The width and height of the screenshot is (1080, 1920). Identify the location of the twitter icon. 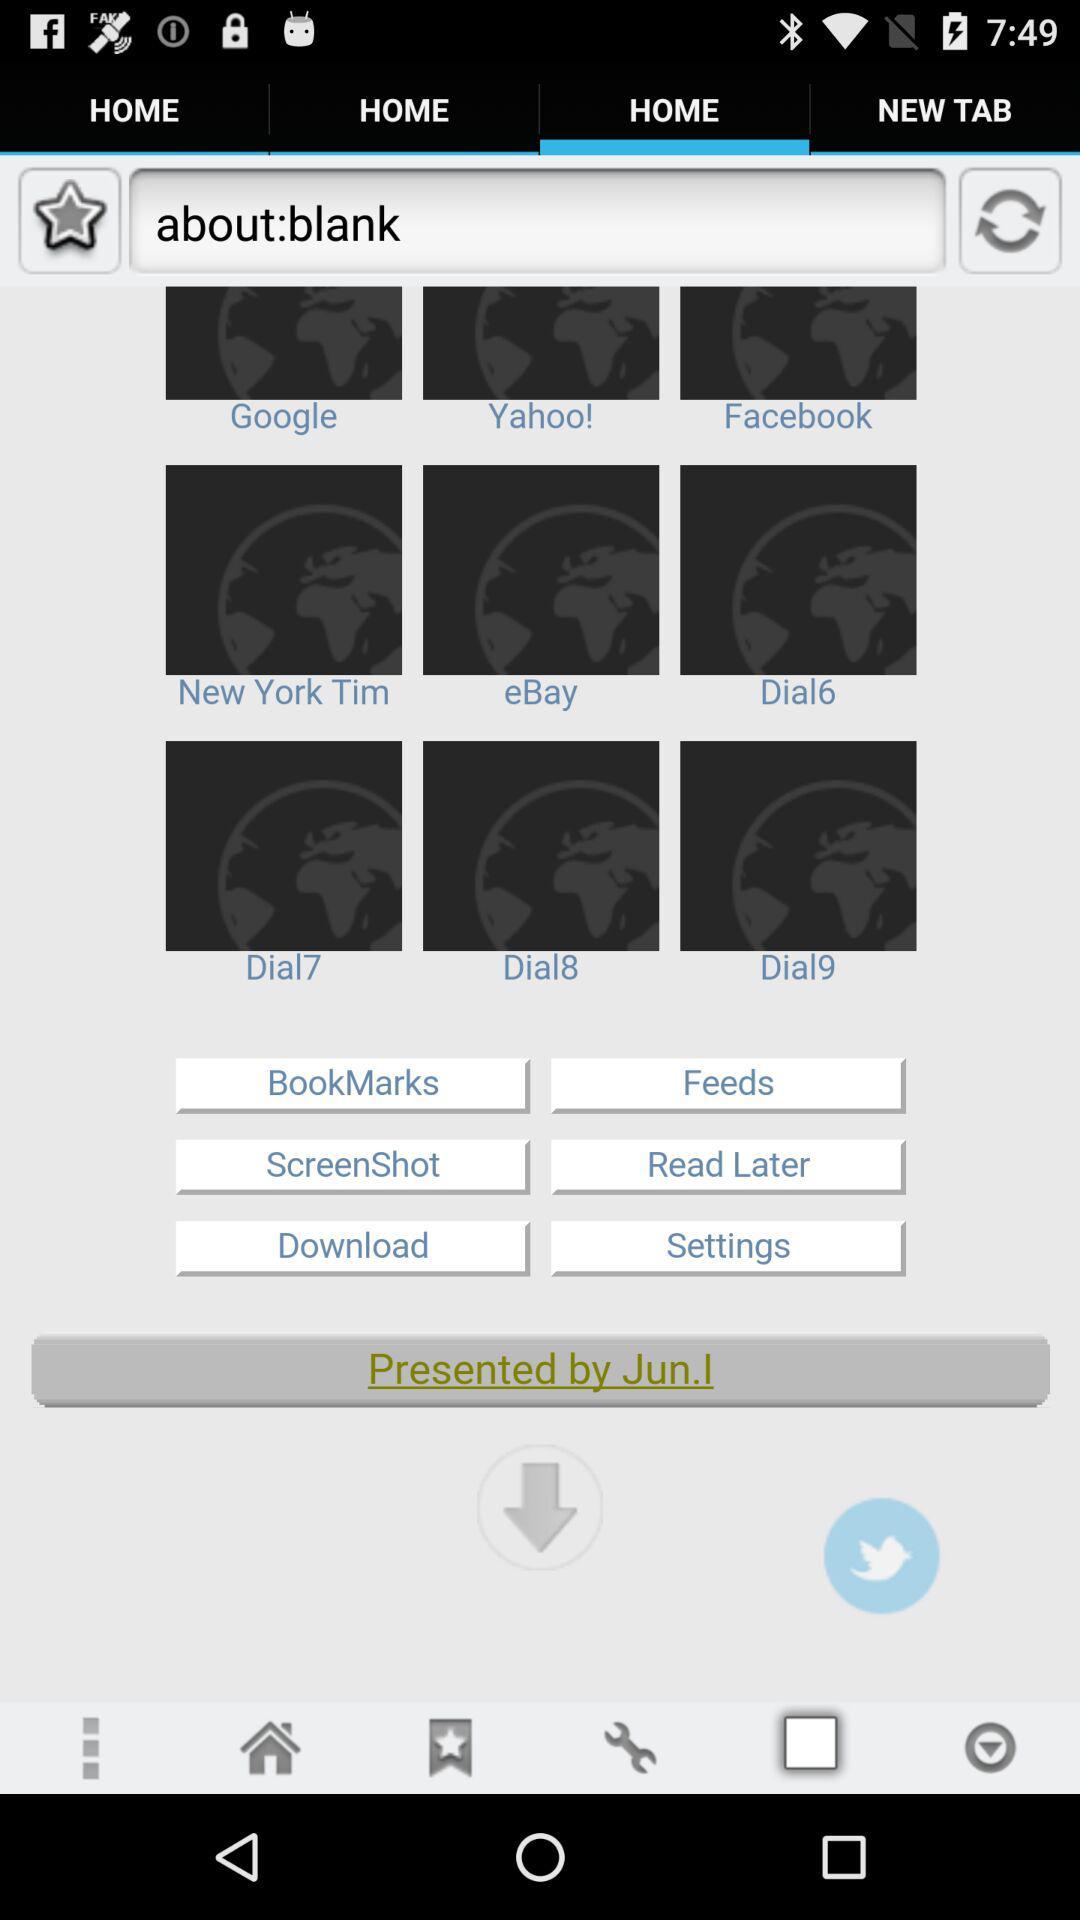
(880, 1665).